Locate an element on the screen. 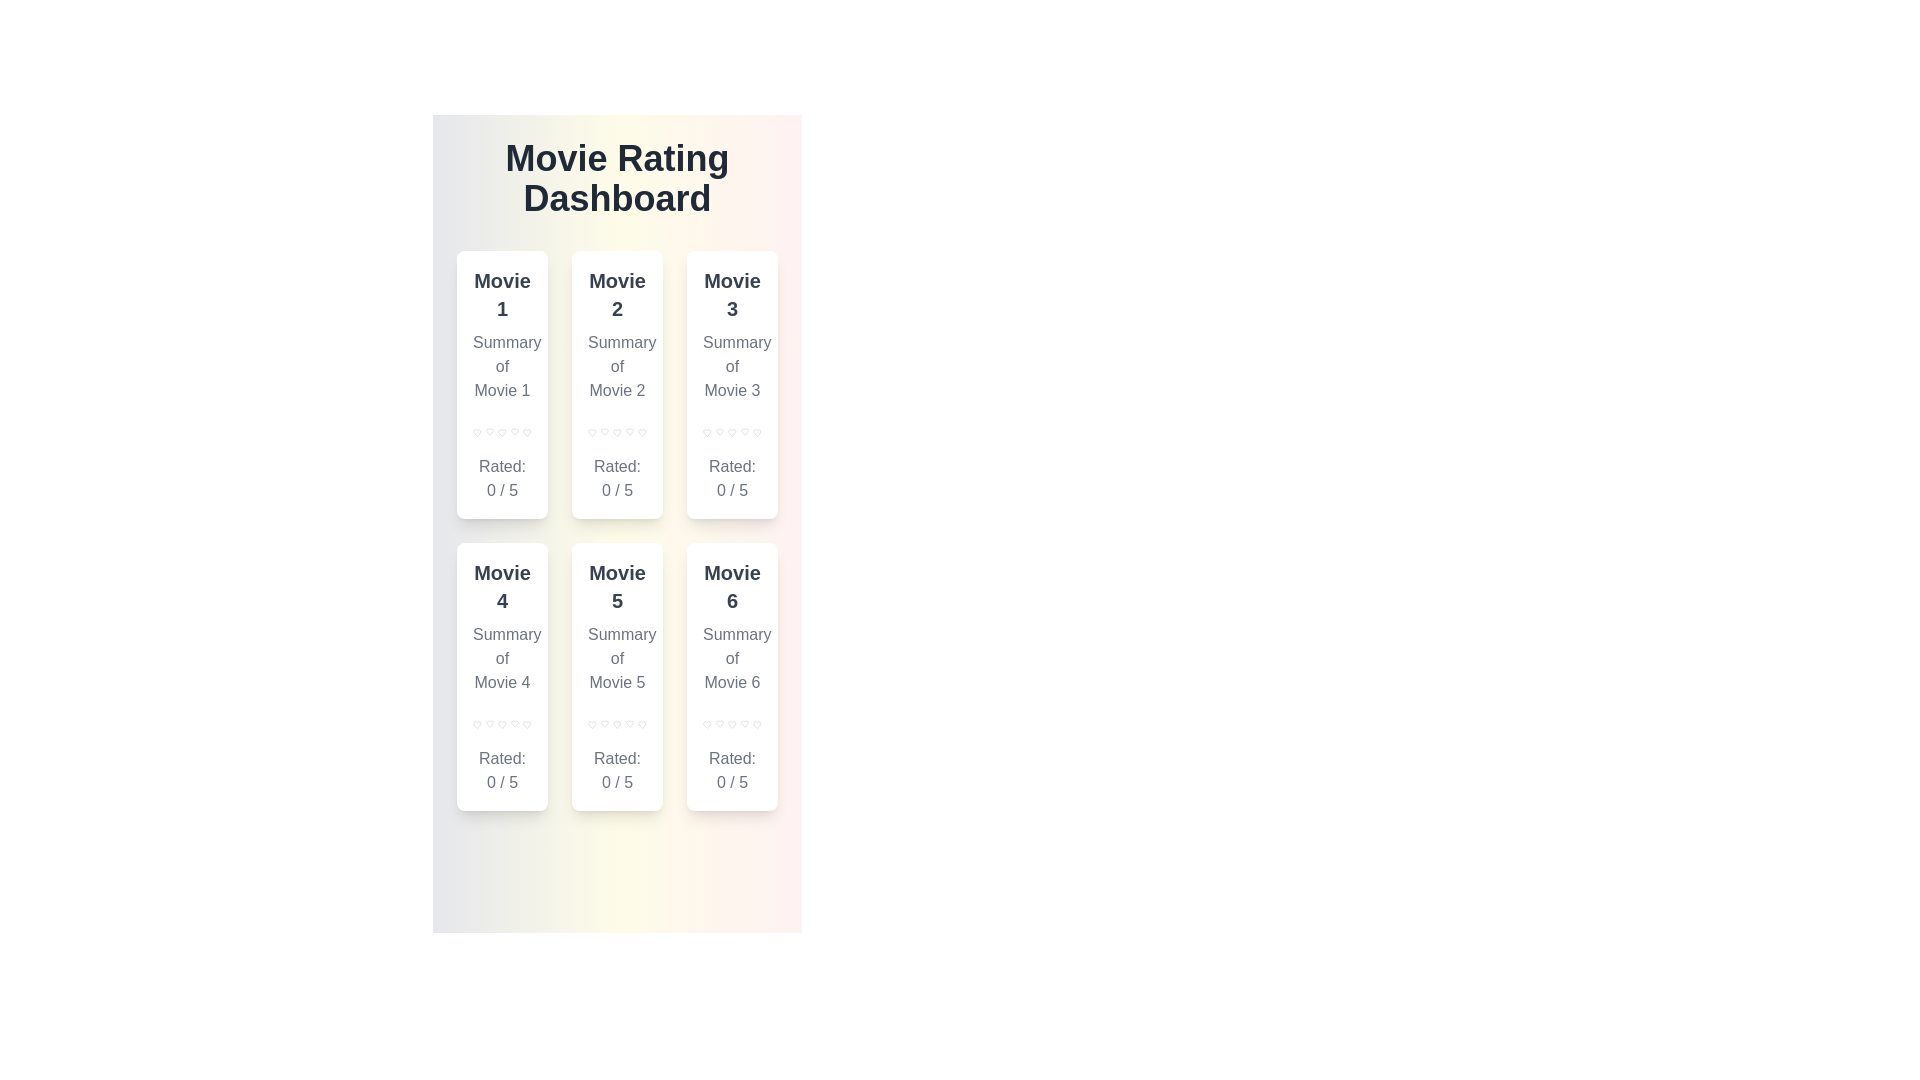 This screenshot has height=1080, width=1920. the movie card for Movie 2 is located at coordinates (616, 385).